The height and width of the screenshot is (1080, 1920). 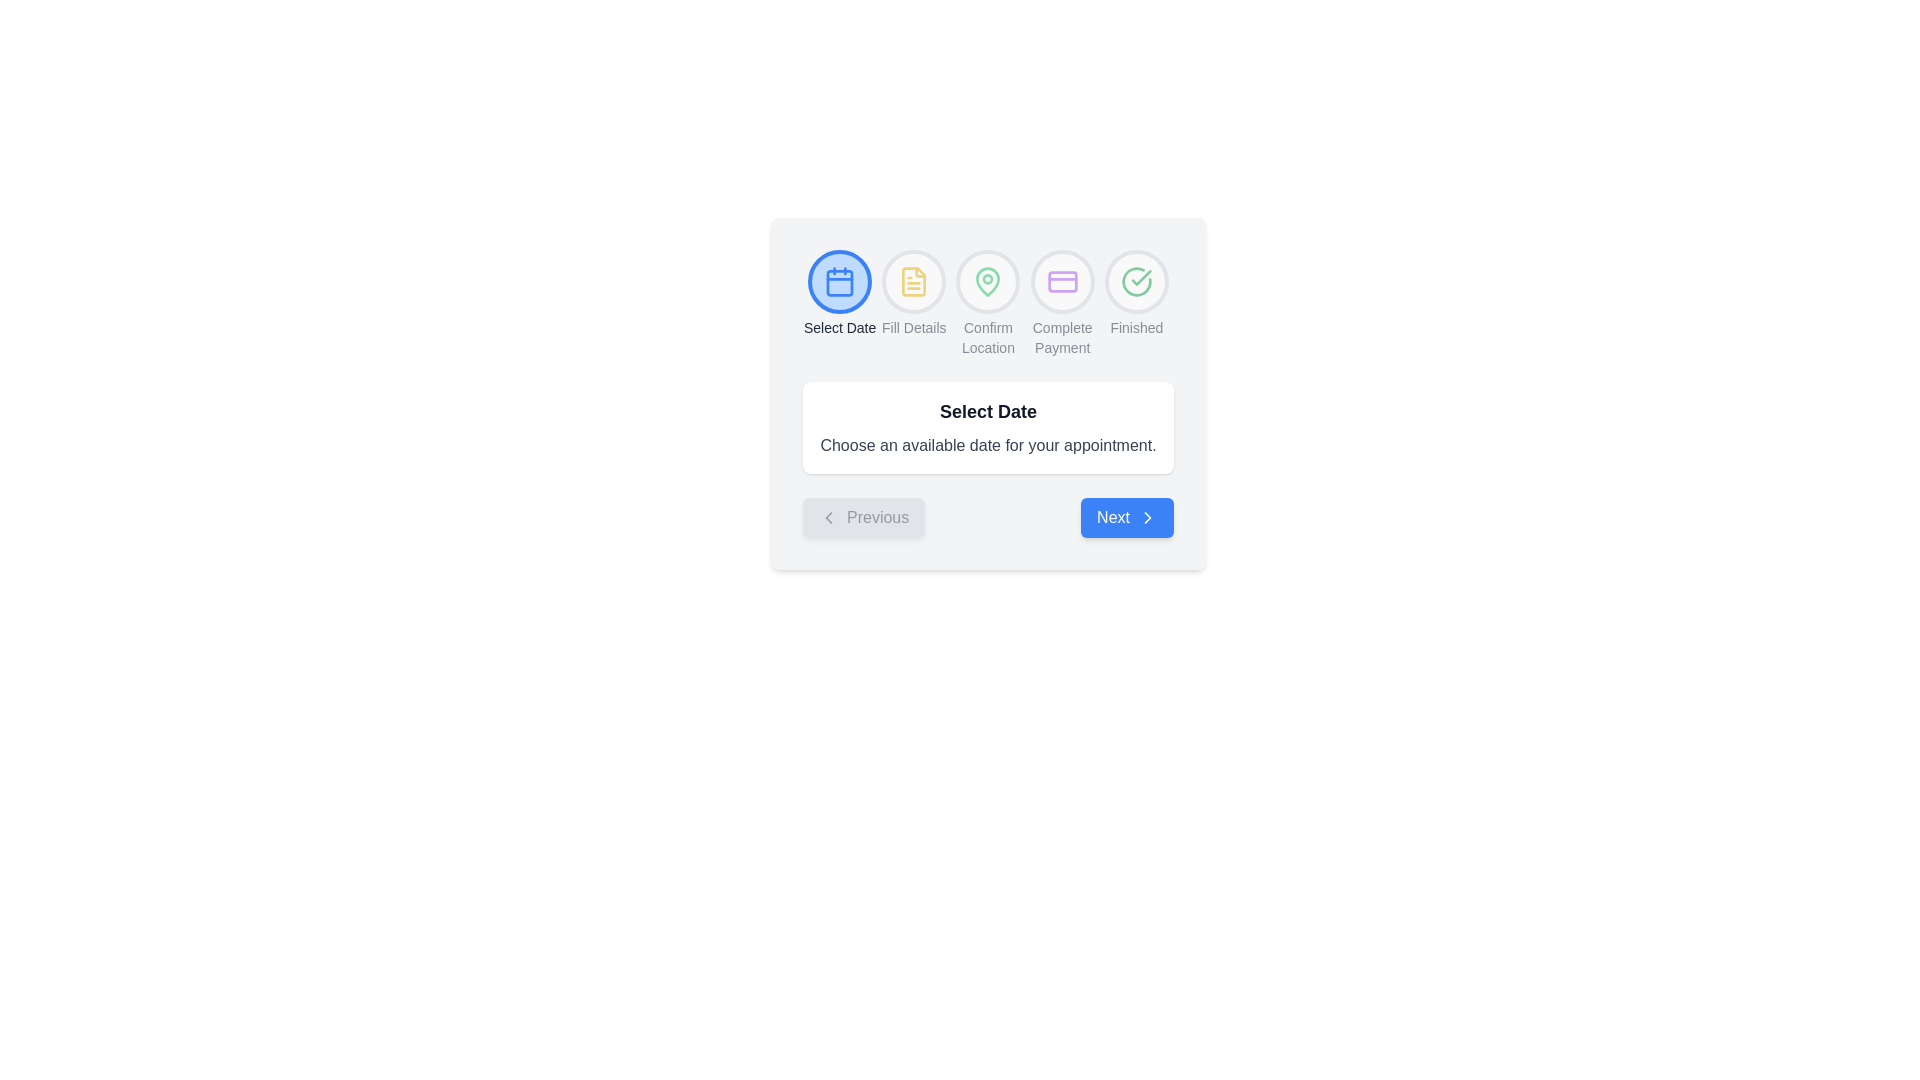 What do you see at coordinates (988, 337) in the screenshot?
I see `the 'Confirm Location' text label, which is the third step in the process flow, located beneath a green map pin icon and surrounded by other step labels` at bounding box center [988, 337].